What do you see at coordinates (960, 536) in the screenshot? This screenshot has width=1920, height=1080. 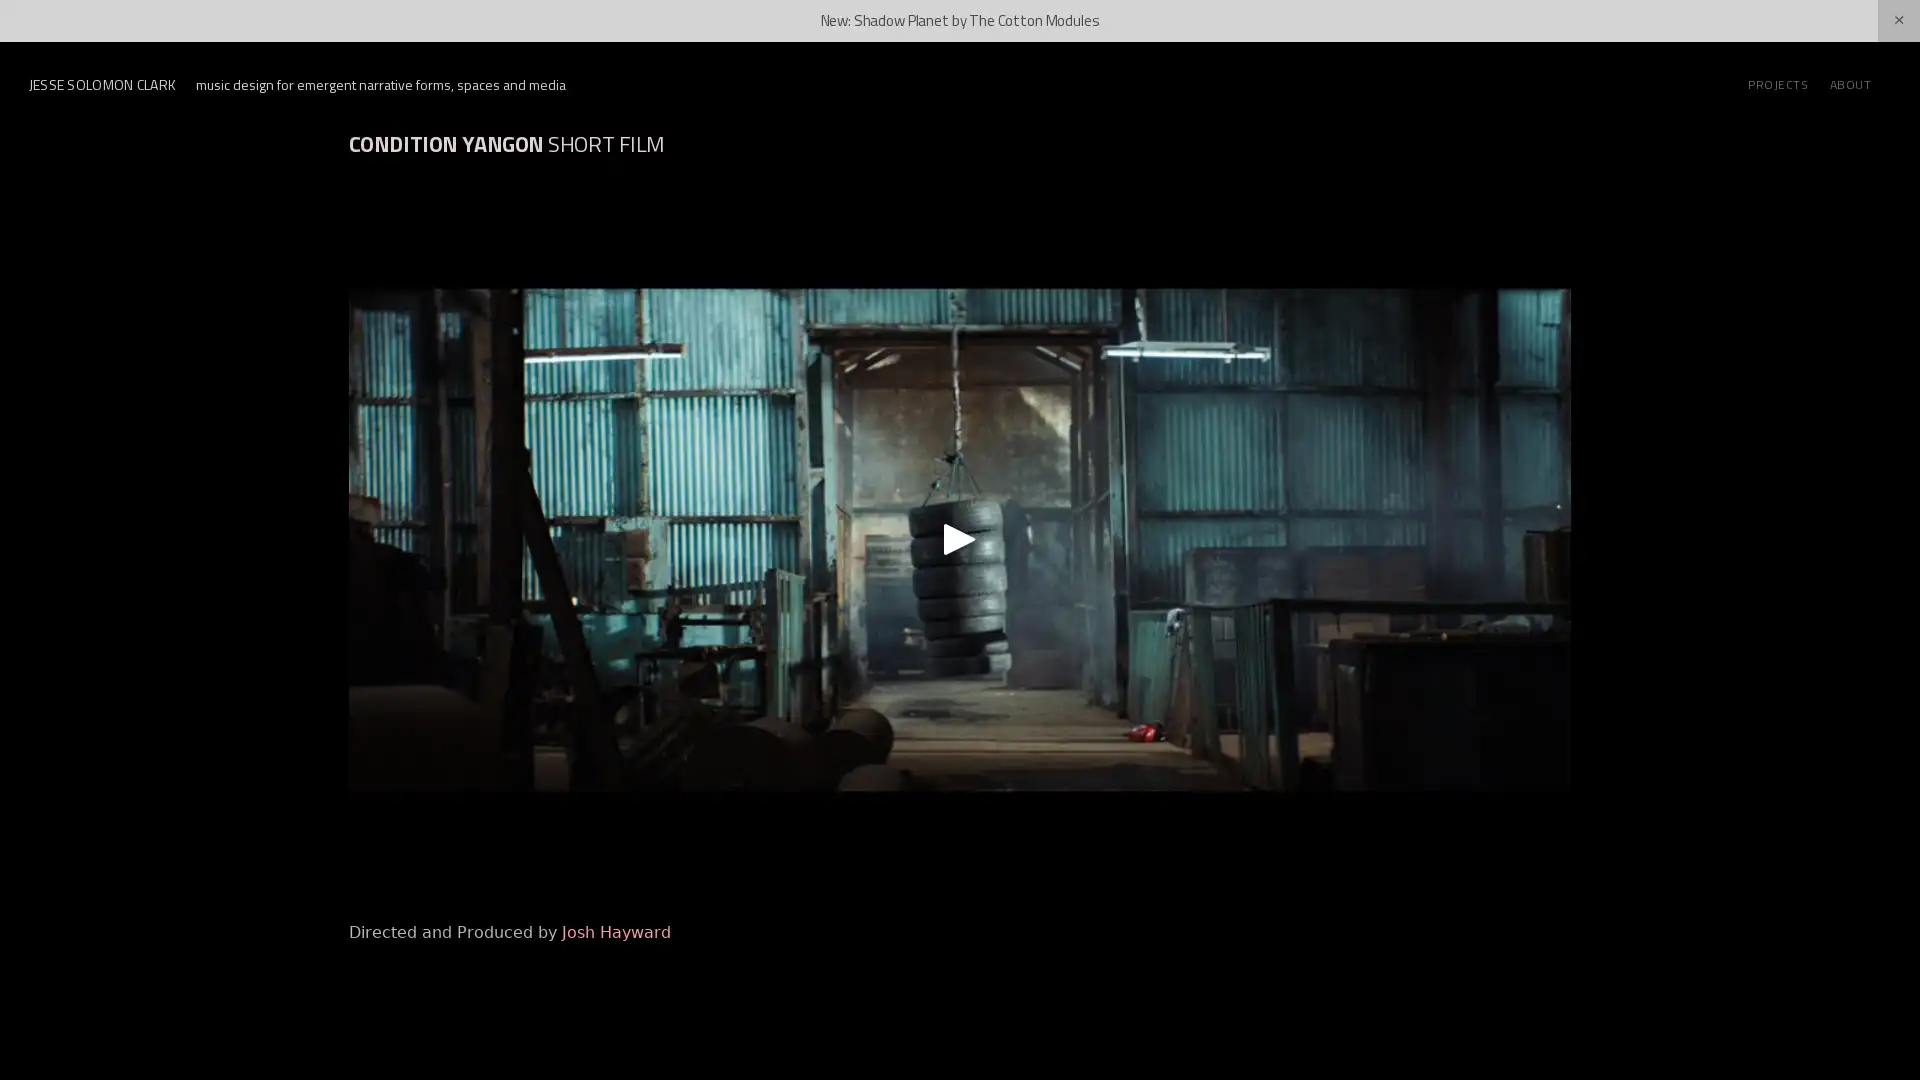 I see `Play` at bounding box center [960, 536].